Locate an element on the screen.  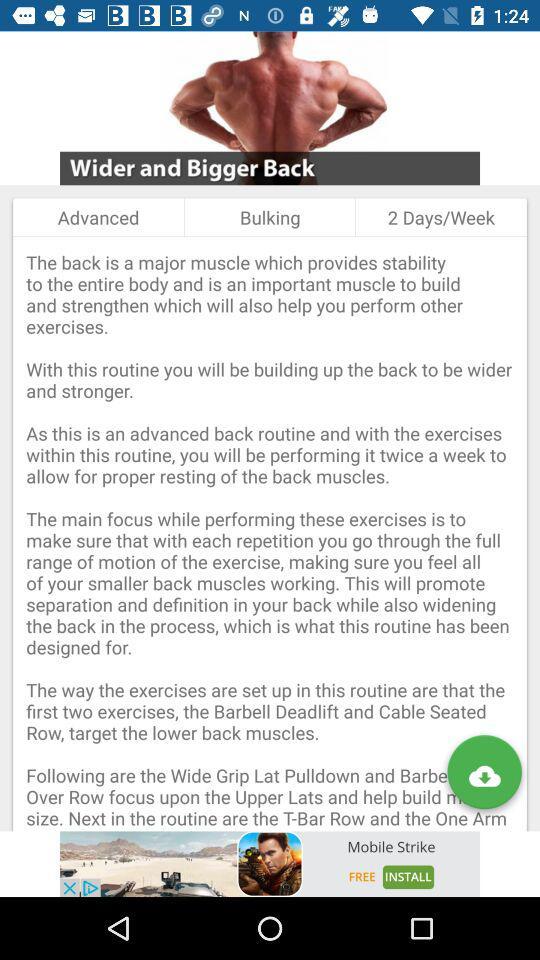
icon to the left of the bulking item is located at coordinates (97, 217).